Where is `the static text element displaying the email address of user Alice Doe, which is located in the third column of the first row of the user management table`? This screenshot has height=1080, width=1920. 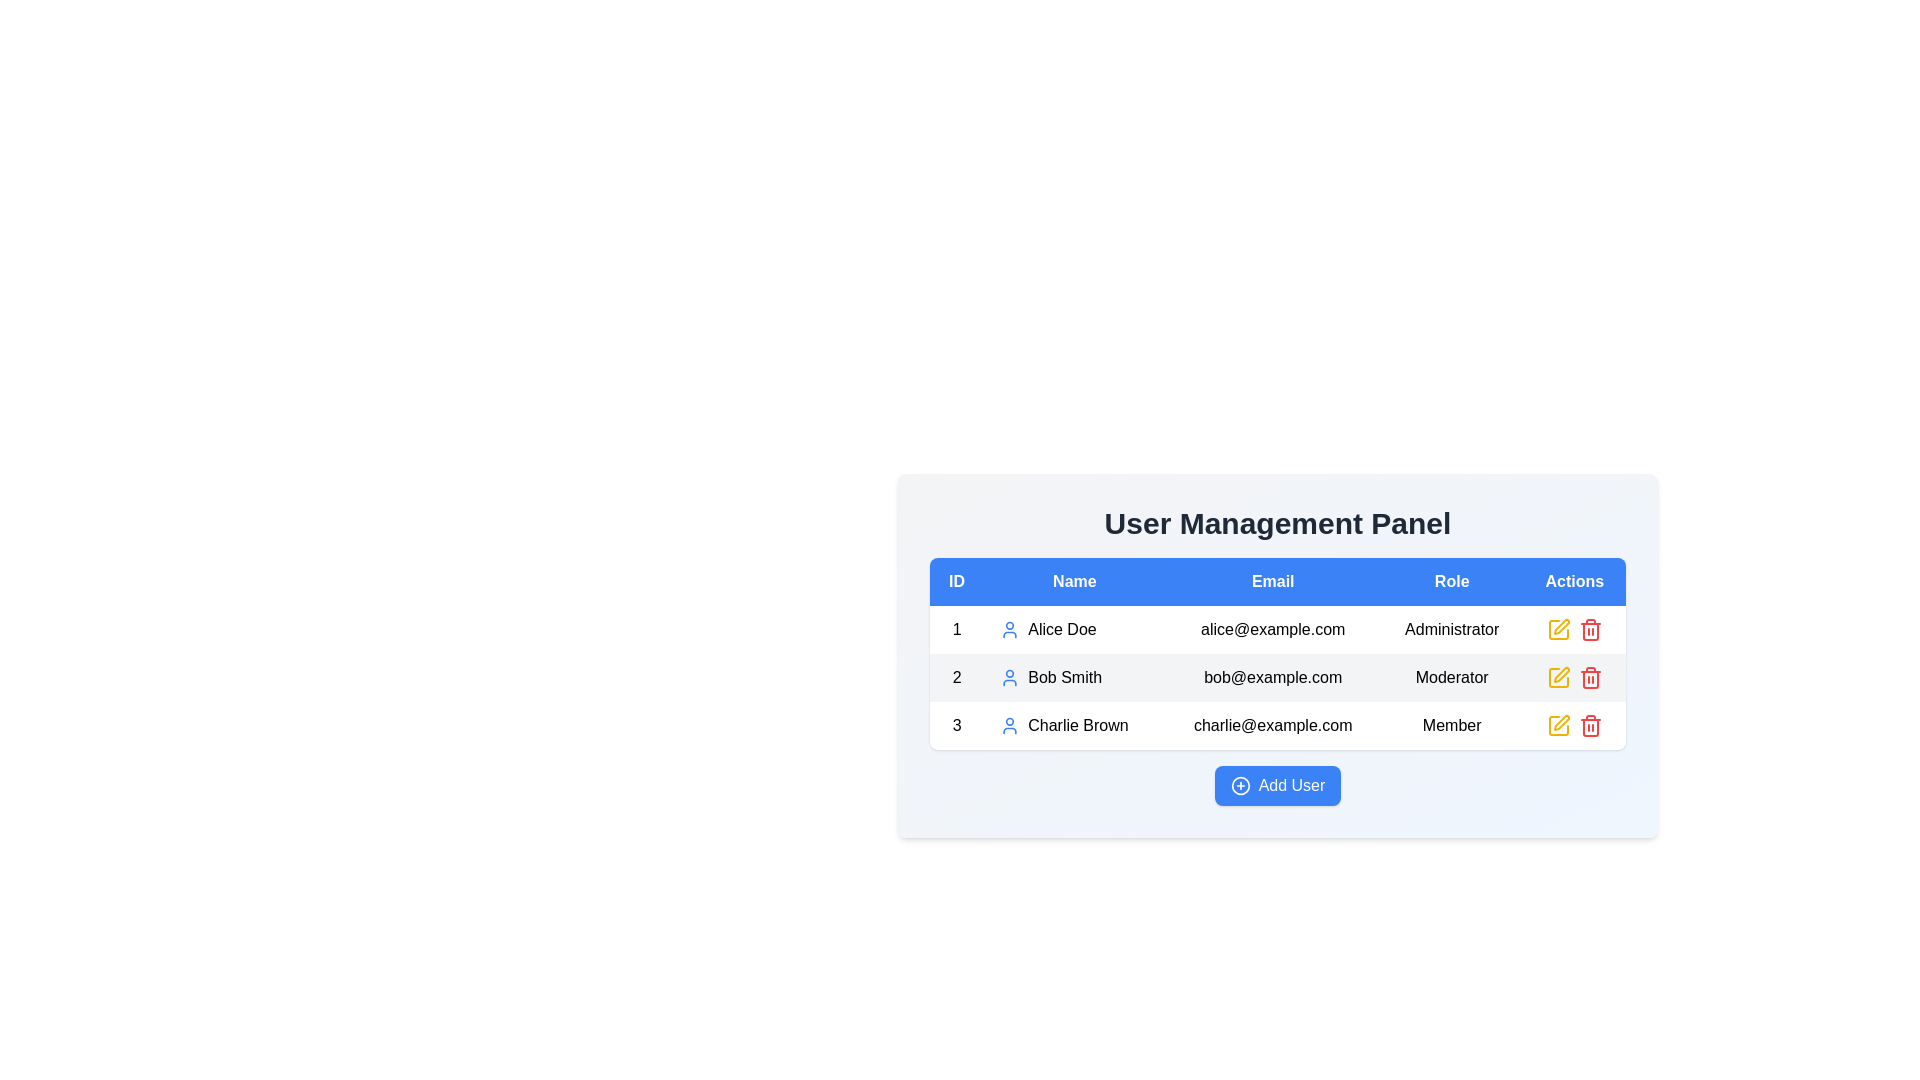 the static text element displaying the email address of user Alice Doe, which is located in the third column of the first row of the user management table is located at coordinates (1272, 628).